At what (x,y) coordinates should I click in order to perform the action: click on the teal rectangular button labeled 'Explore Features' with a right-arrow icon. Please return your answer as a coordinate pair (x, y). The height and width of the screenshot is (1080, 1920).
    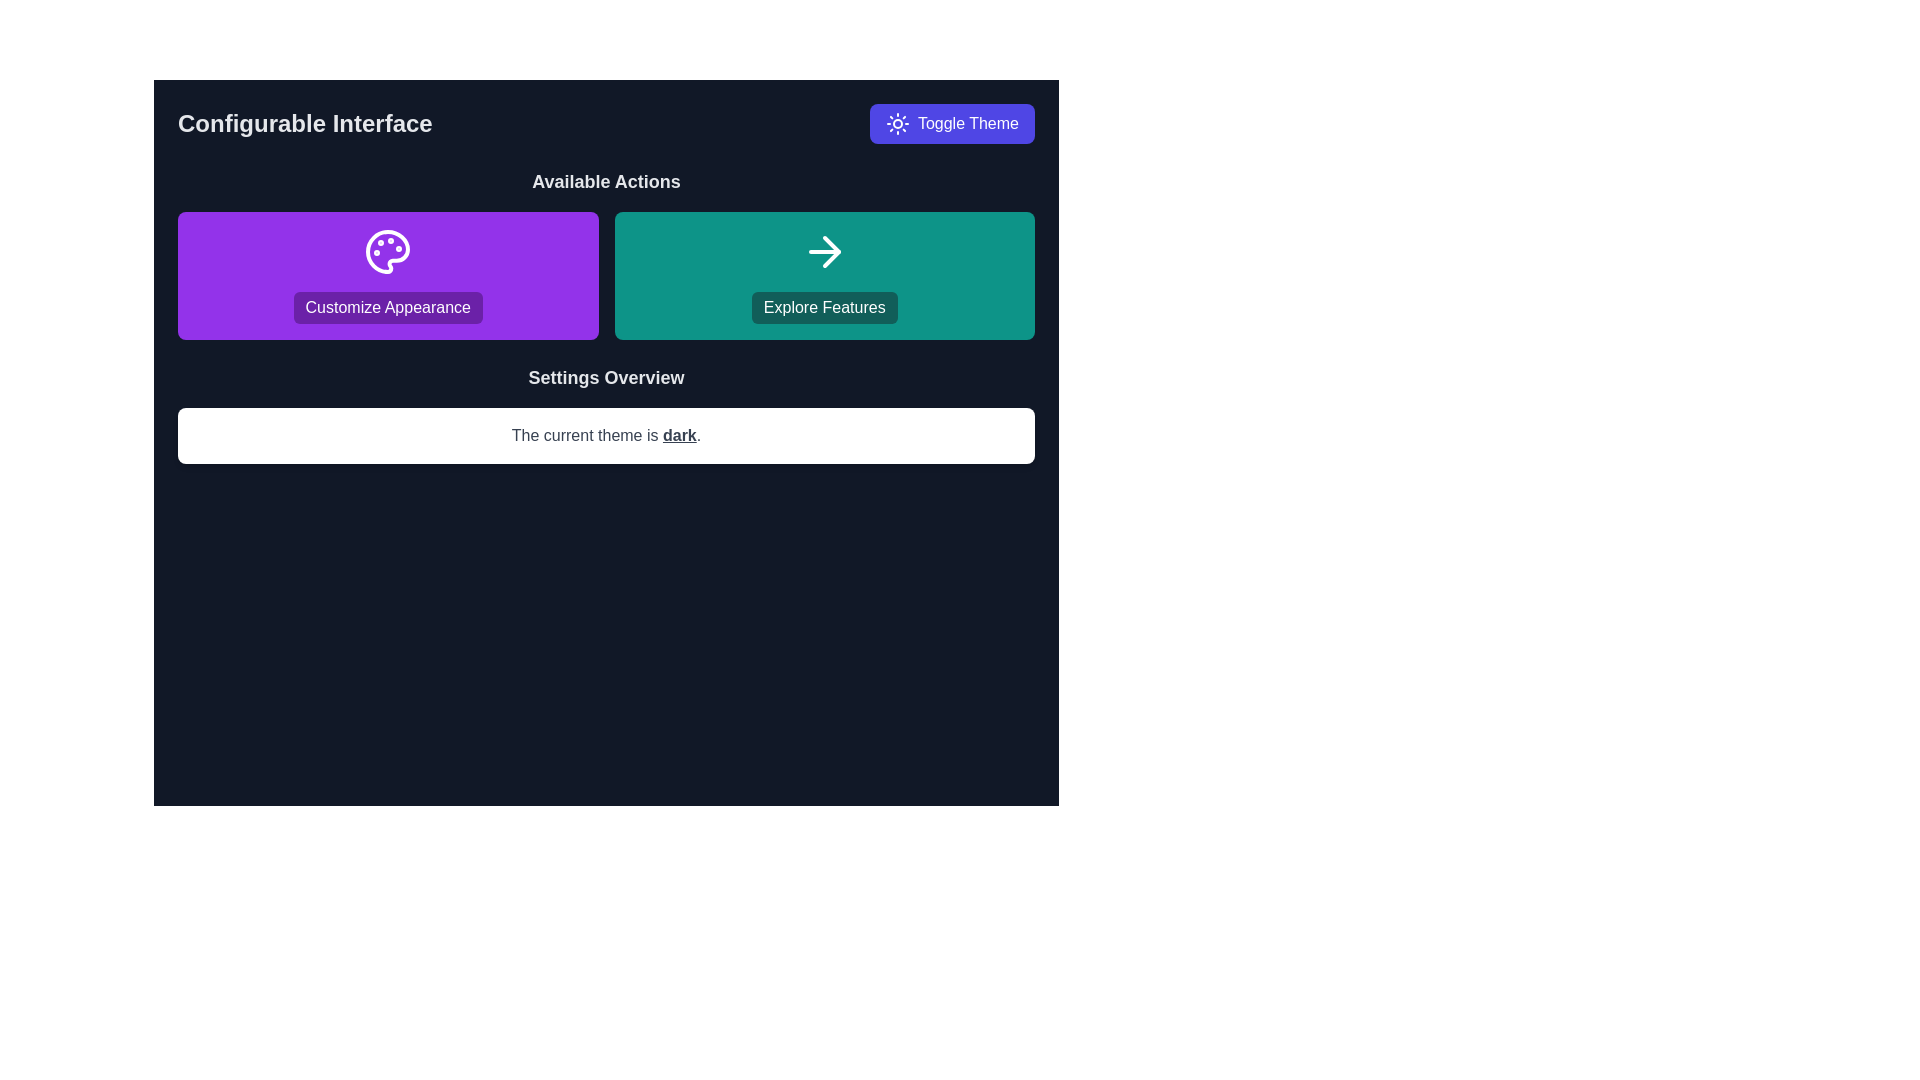
    Looking at the image, I should click on (824, 276).